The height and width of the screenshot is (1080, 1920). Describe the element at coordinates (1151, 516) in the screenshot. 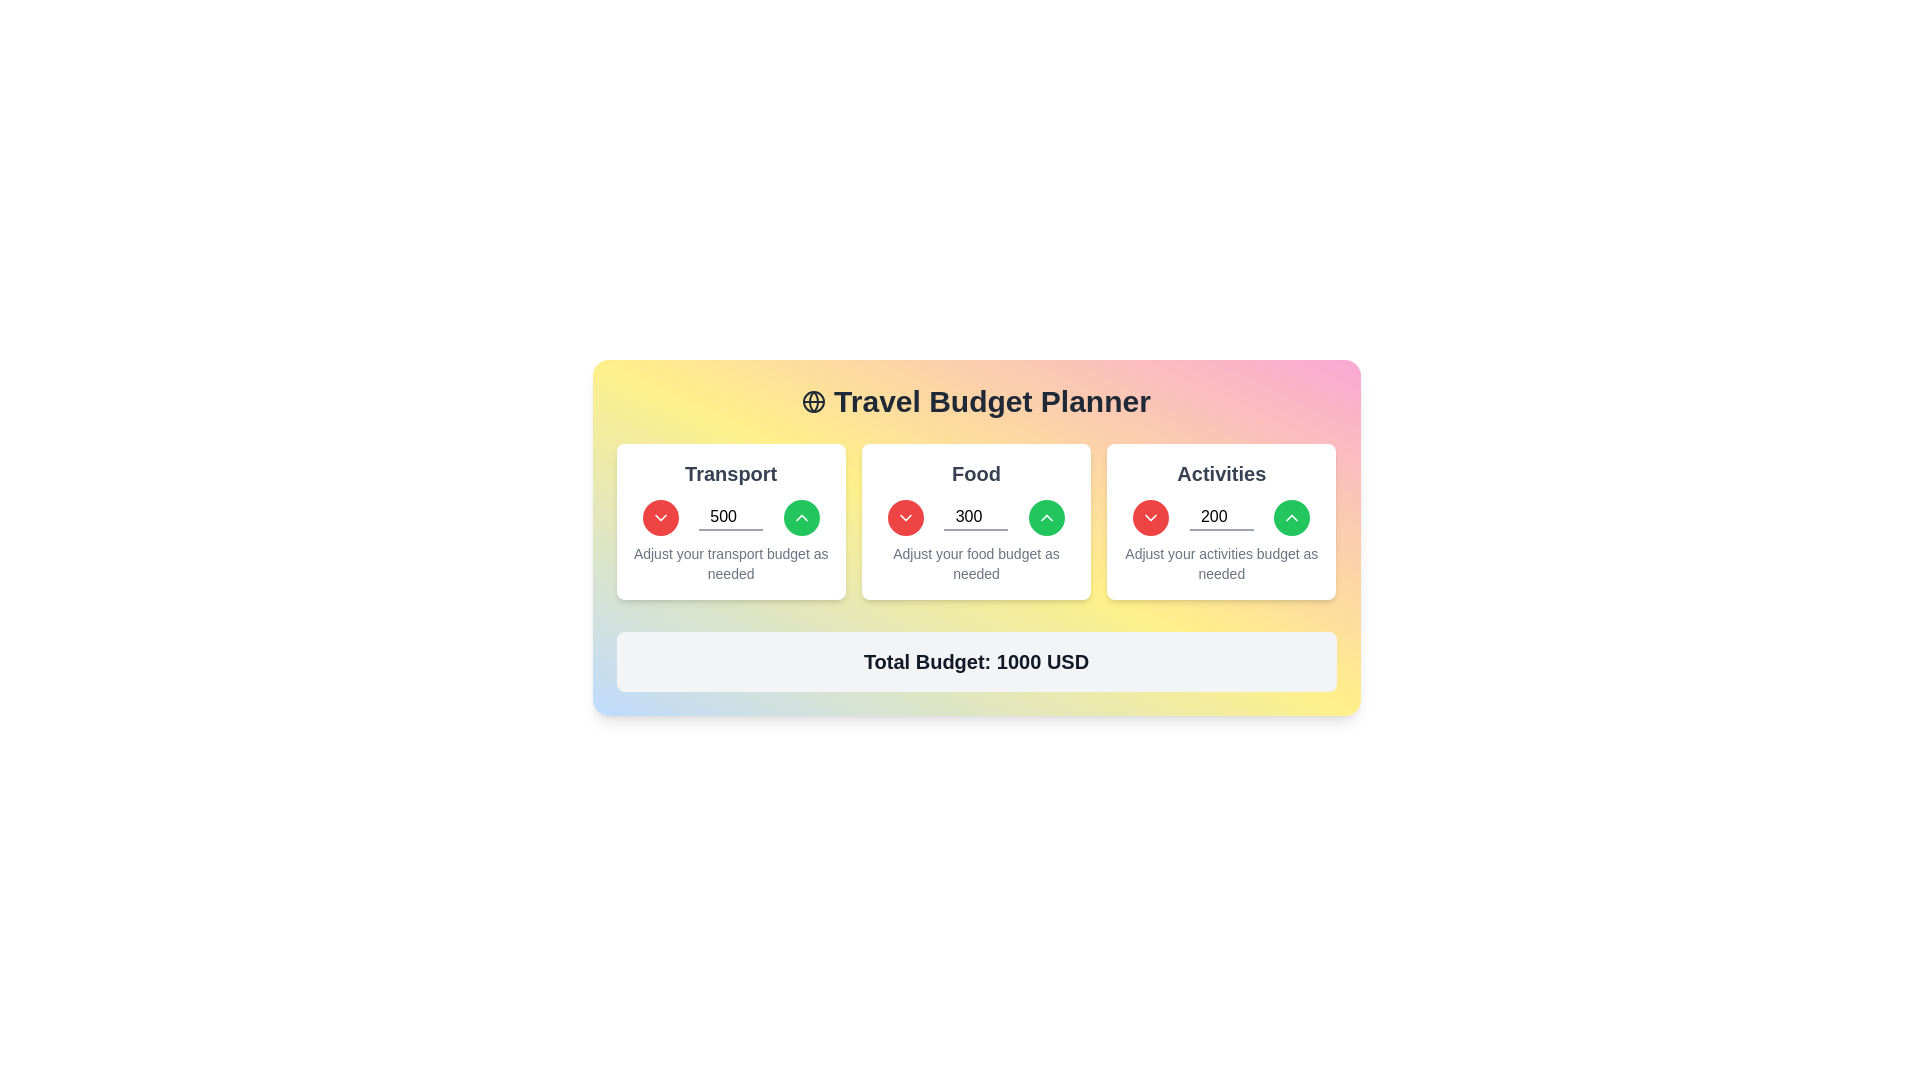

I see `the chevron icon located on the left-hand side of the red circular button below the 'Transport' label in the first card of budget categories to decrease the value or collapse` at that location.